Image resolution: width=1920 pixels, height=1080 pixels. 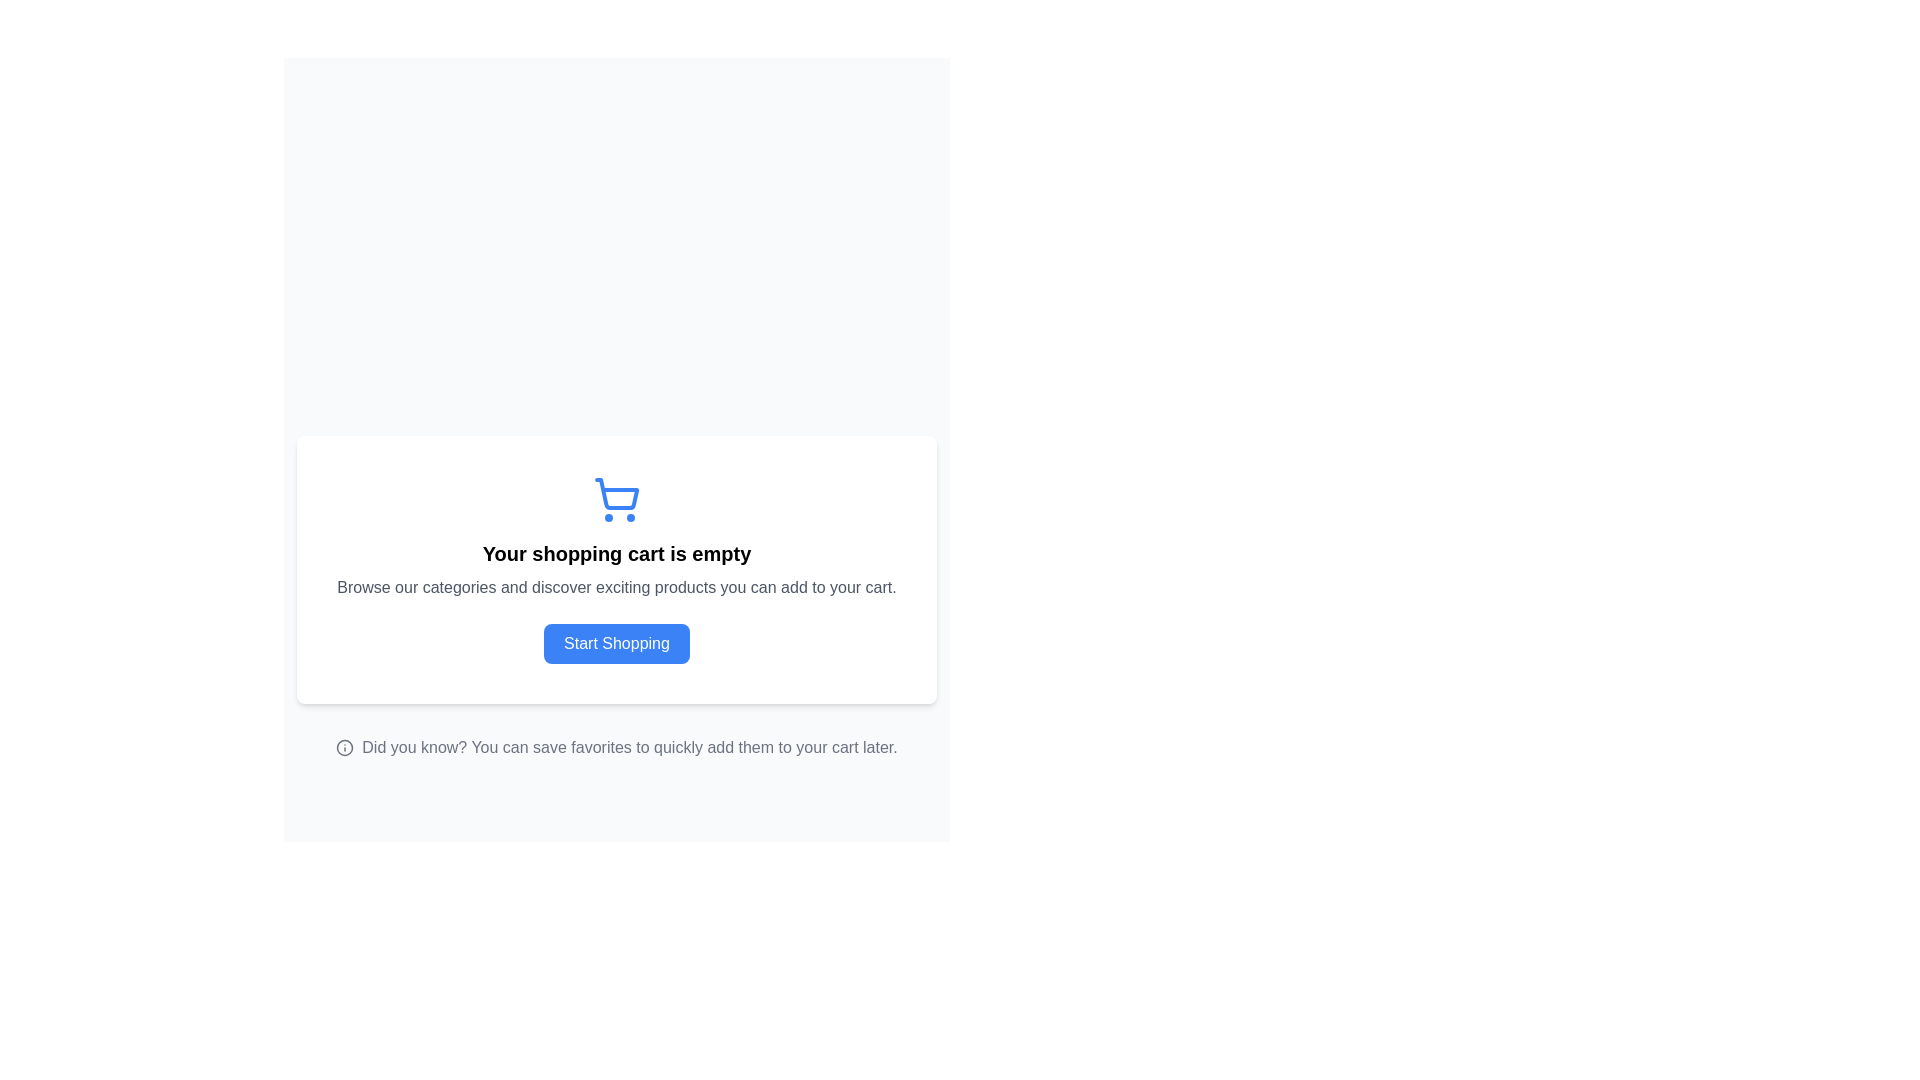 What do you see at coordinates (345, 748) in the screenshot?
I see `the informational icon located to the left of the 'Did you know? You can save favorites to quickly add them to your cart later.' text line, which is slightly indented` at bounding box center [345, 748].